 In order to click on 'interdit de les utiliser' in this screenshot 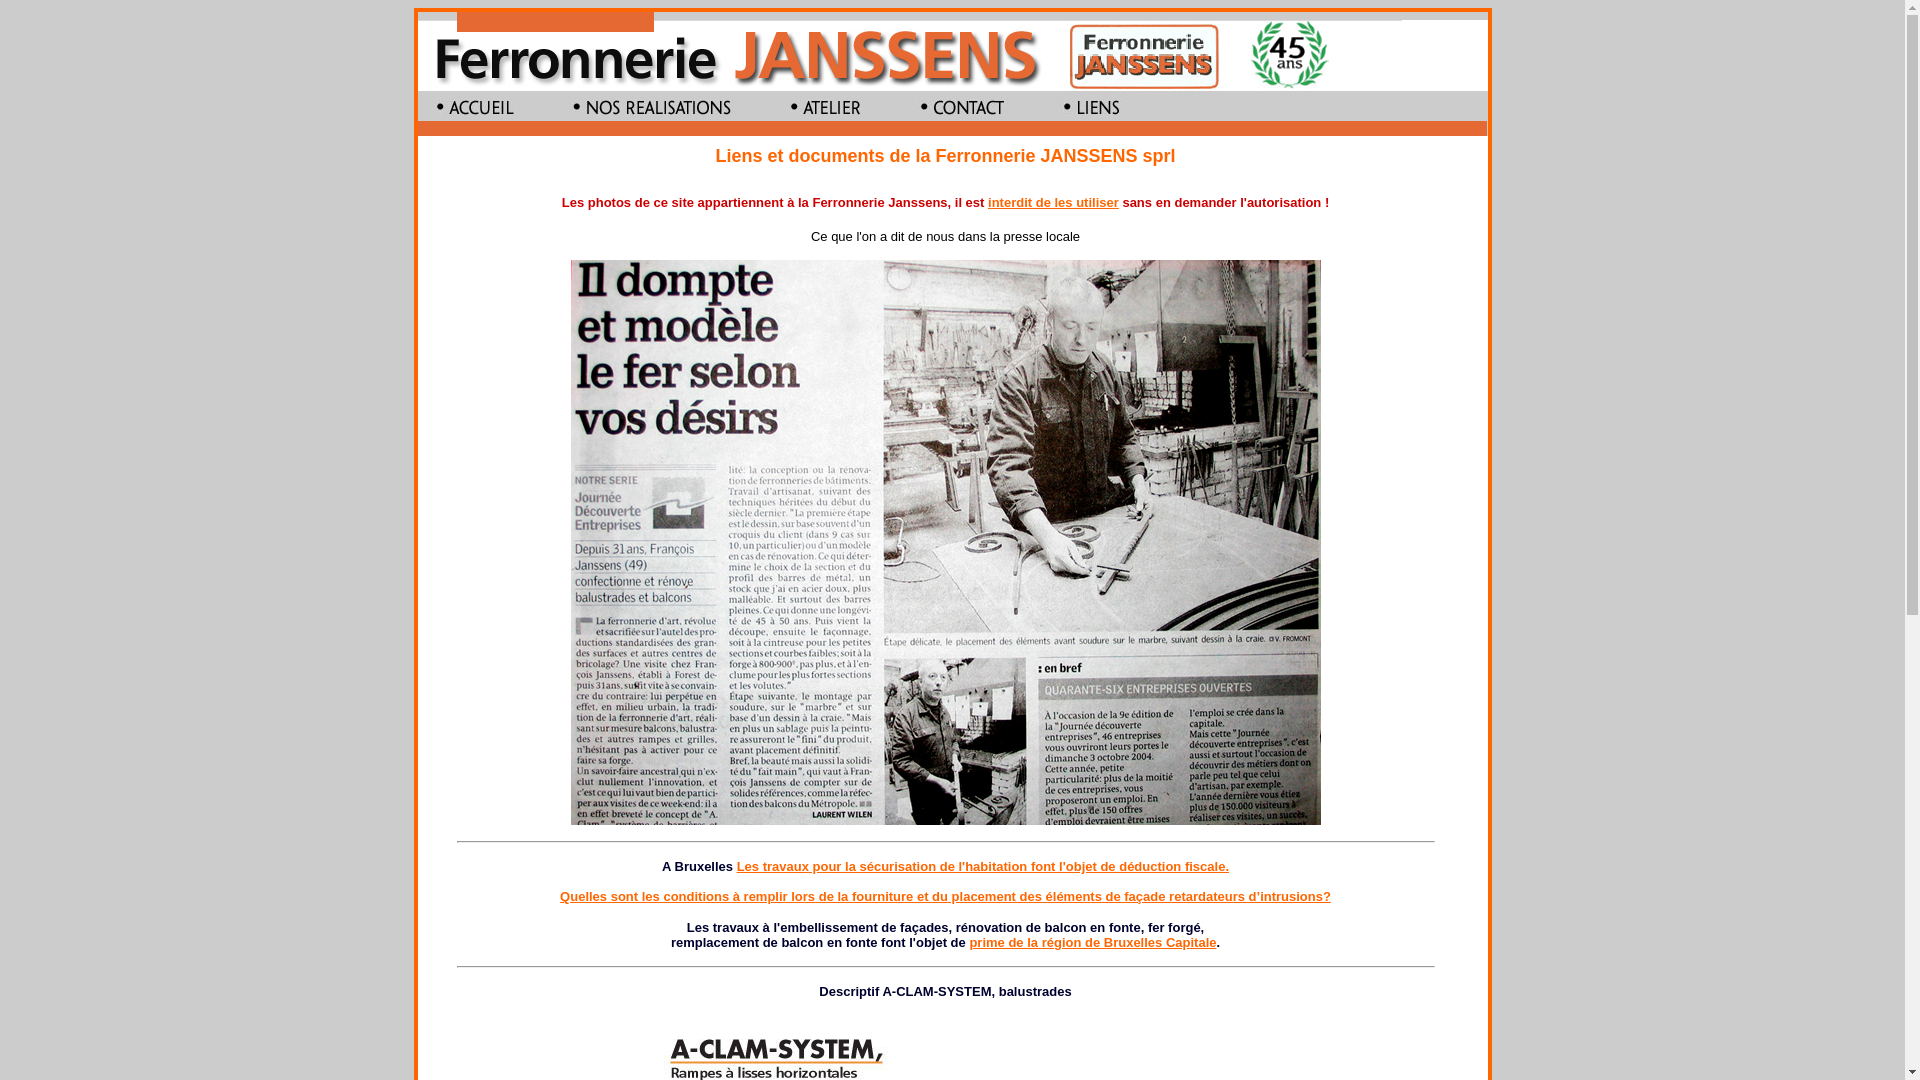, I will do `click(988, 202)`.